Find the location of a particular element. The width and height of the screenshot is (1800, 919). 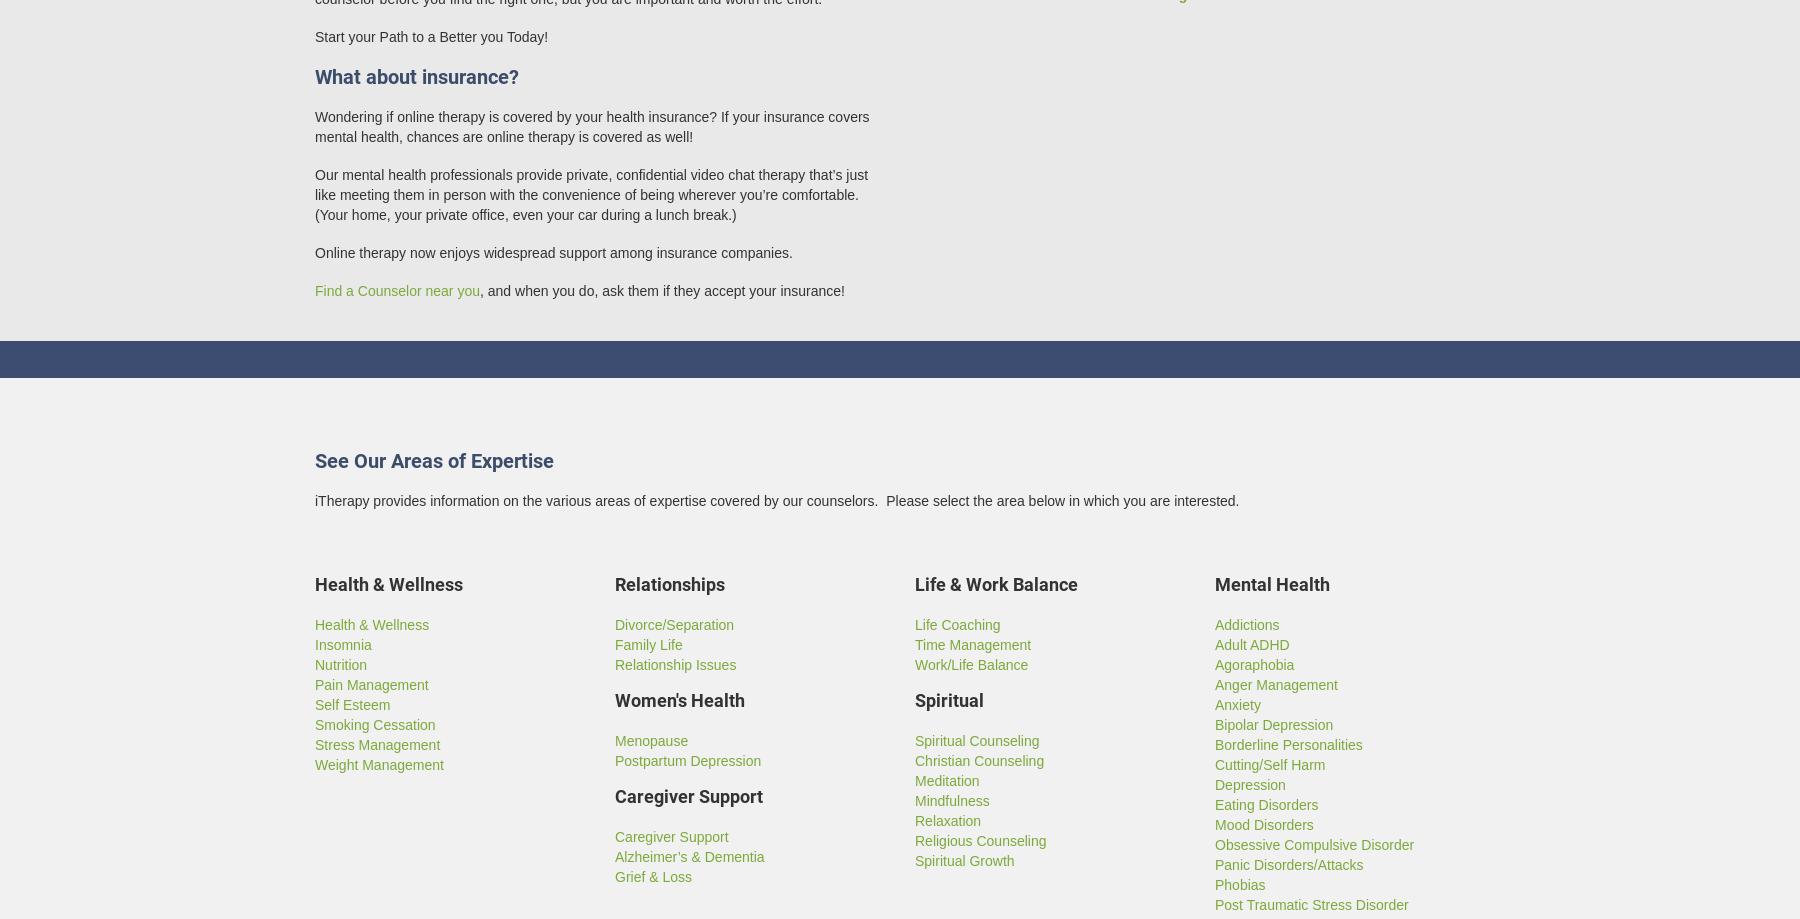

'Spiritual Growth' is located at coordinates (963, 860).